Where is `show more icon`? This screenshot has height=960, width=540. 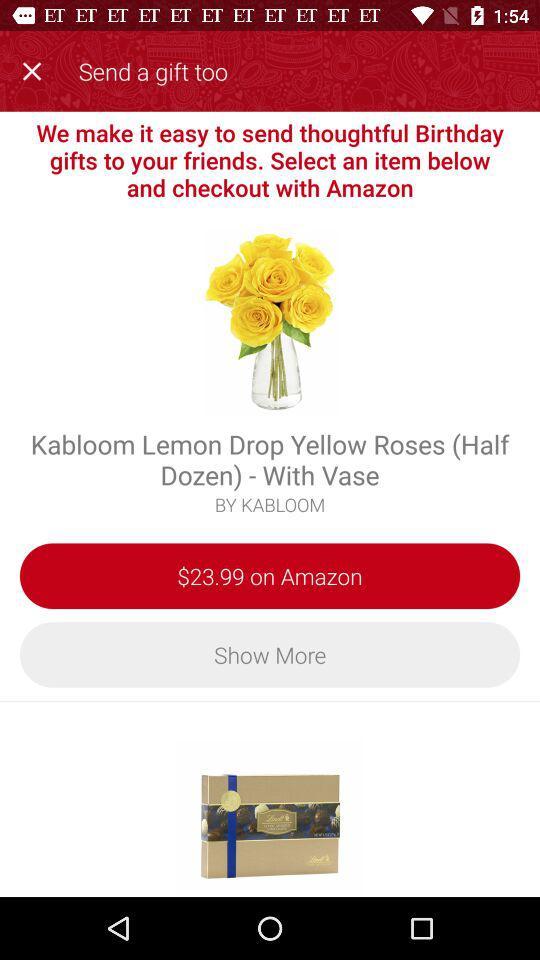
show more icon is located at coordinates (270, 653).